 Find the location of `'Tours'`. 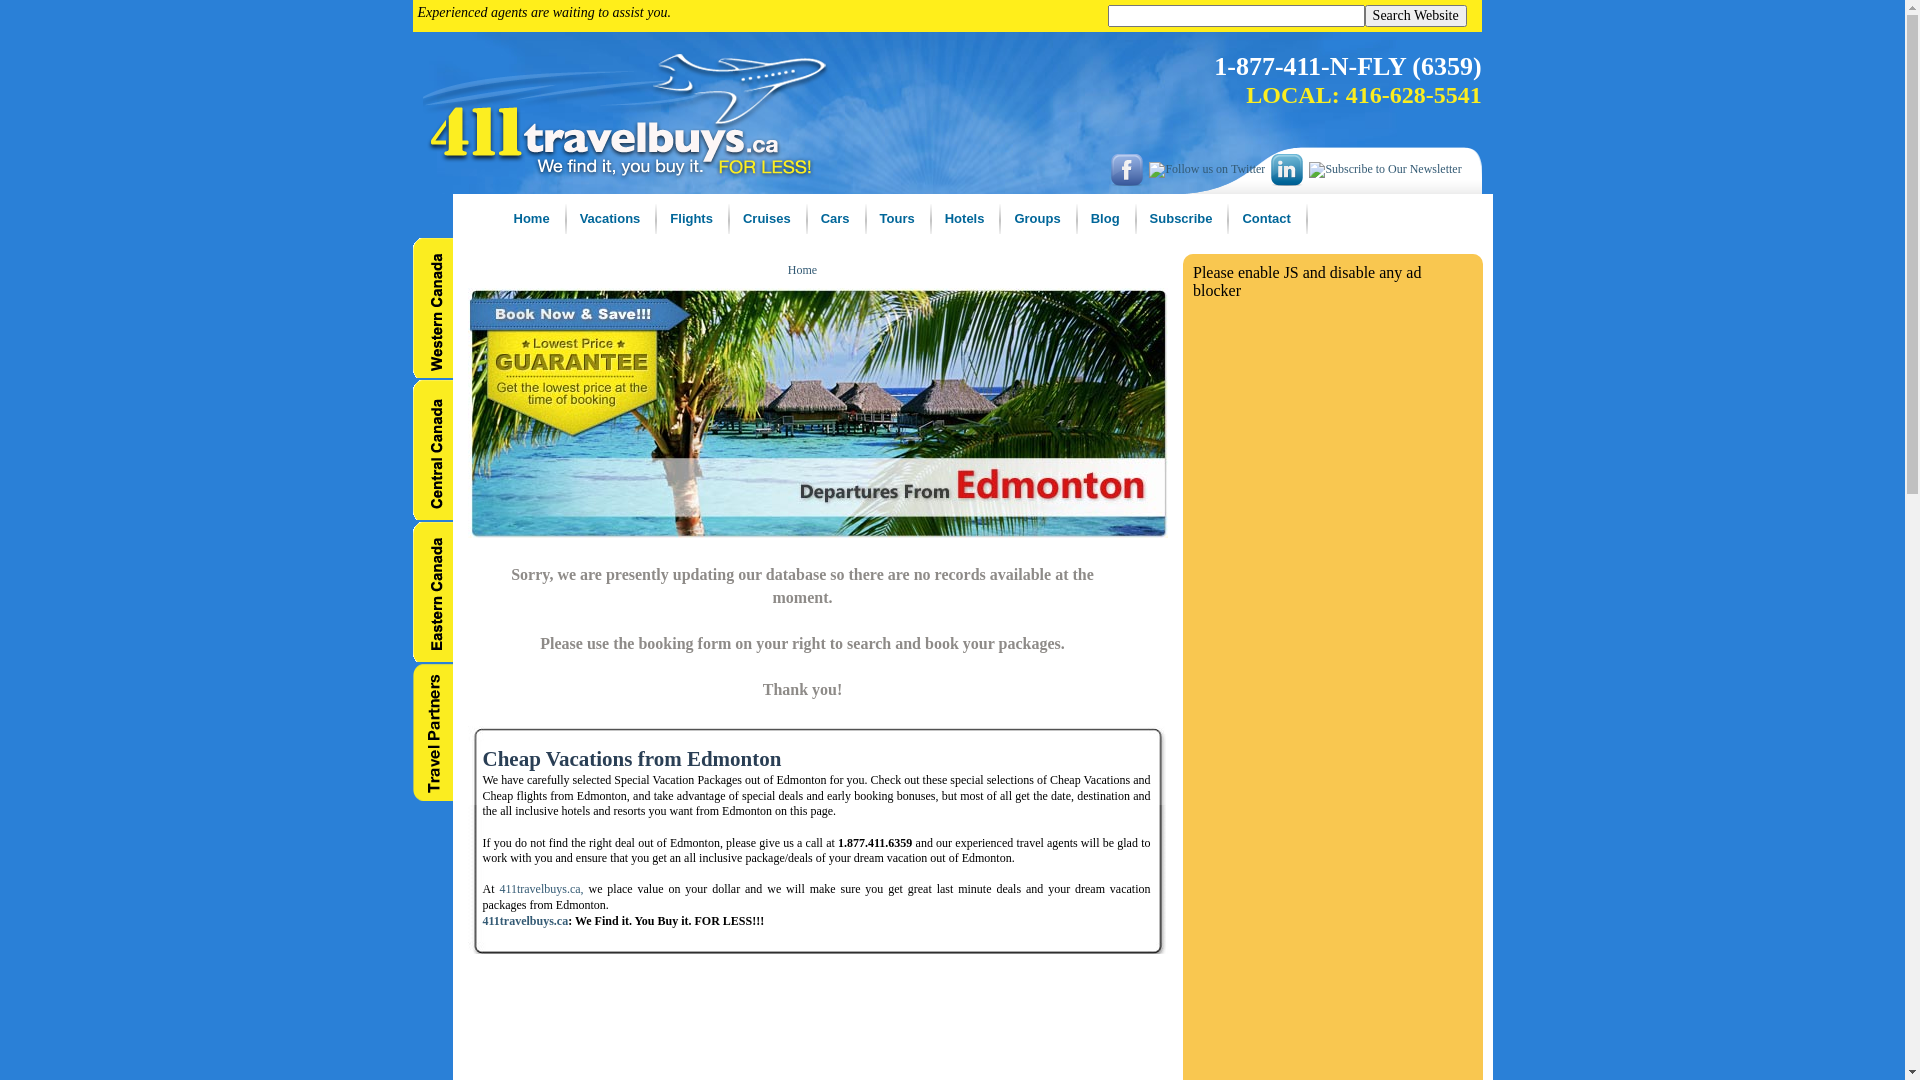

'Tours' is located at coordinates (864, 219).